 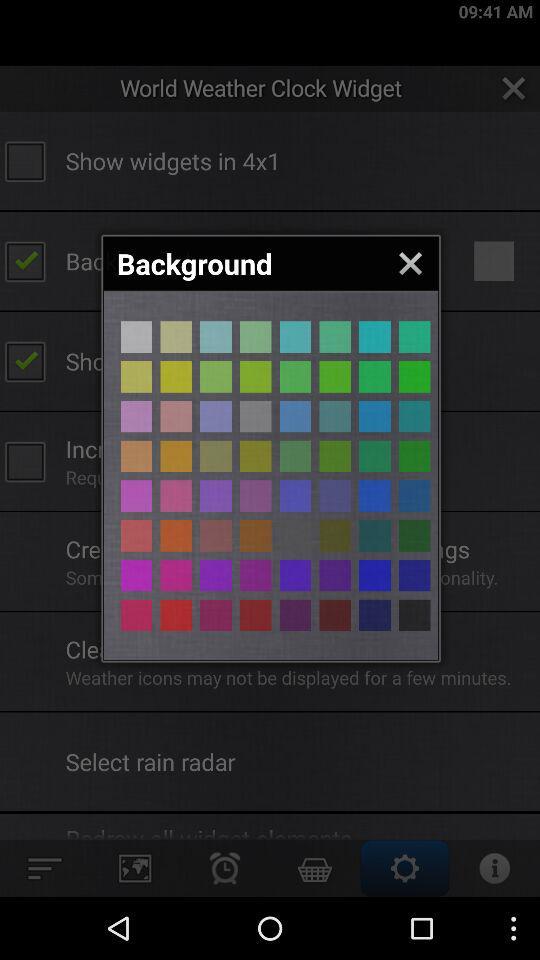 What do you see at coordinates (215, 337) in the screenshot?
I see `blue colour` at bounding box center [215, 337].